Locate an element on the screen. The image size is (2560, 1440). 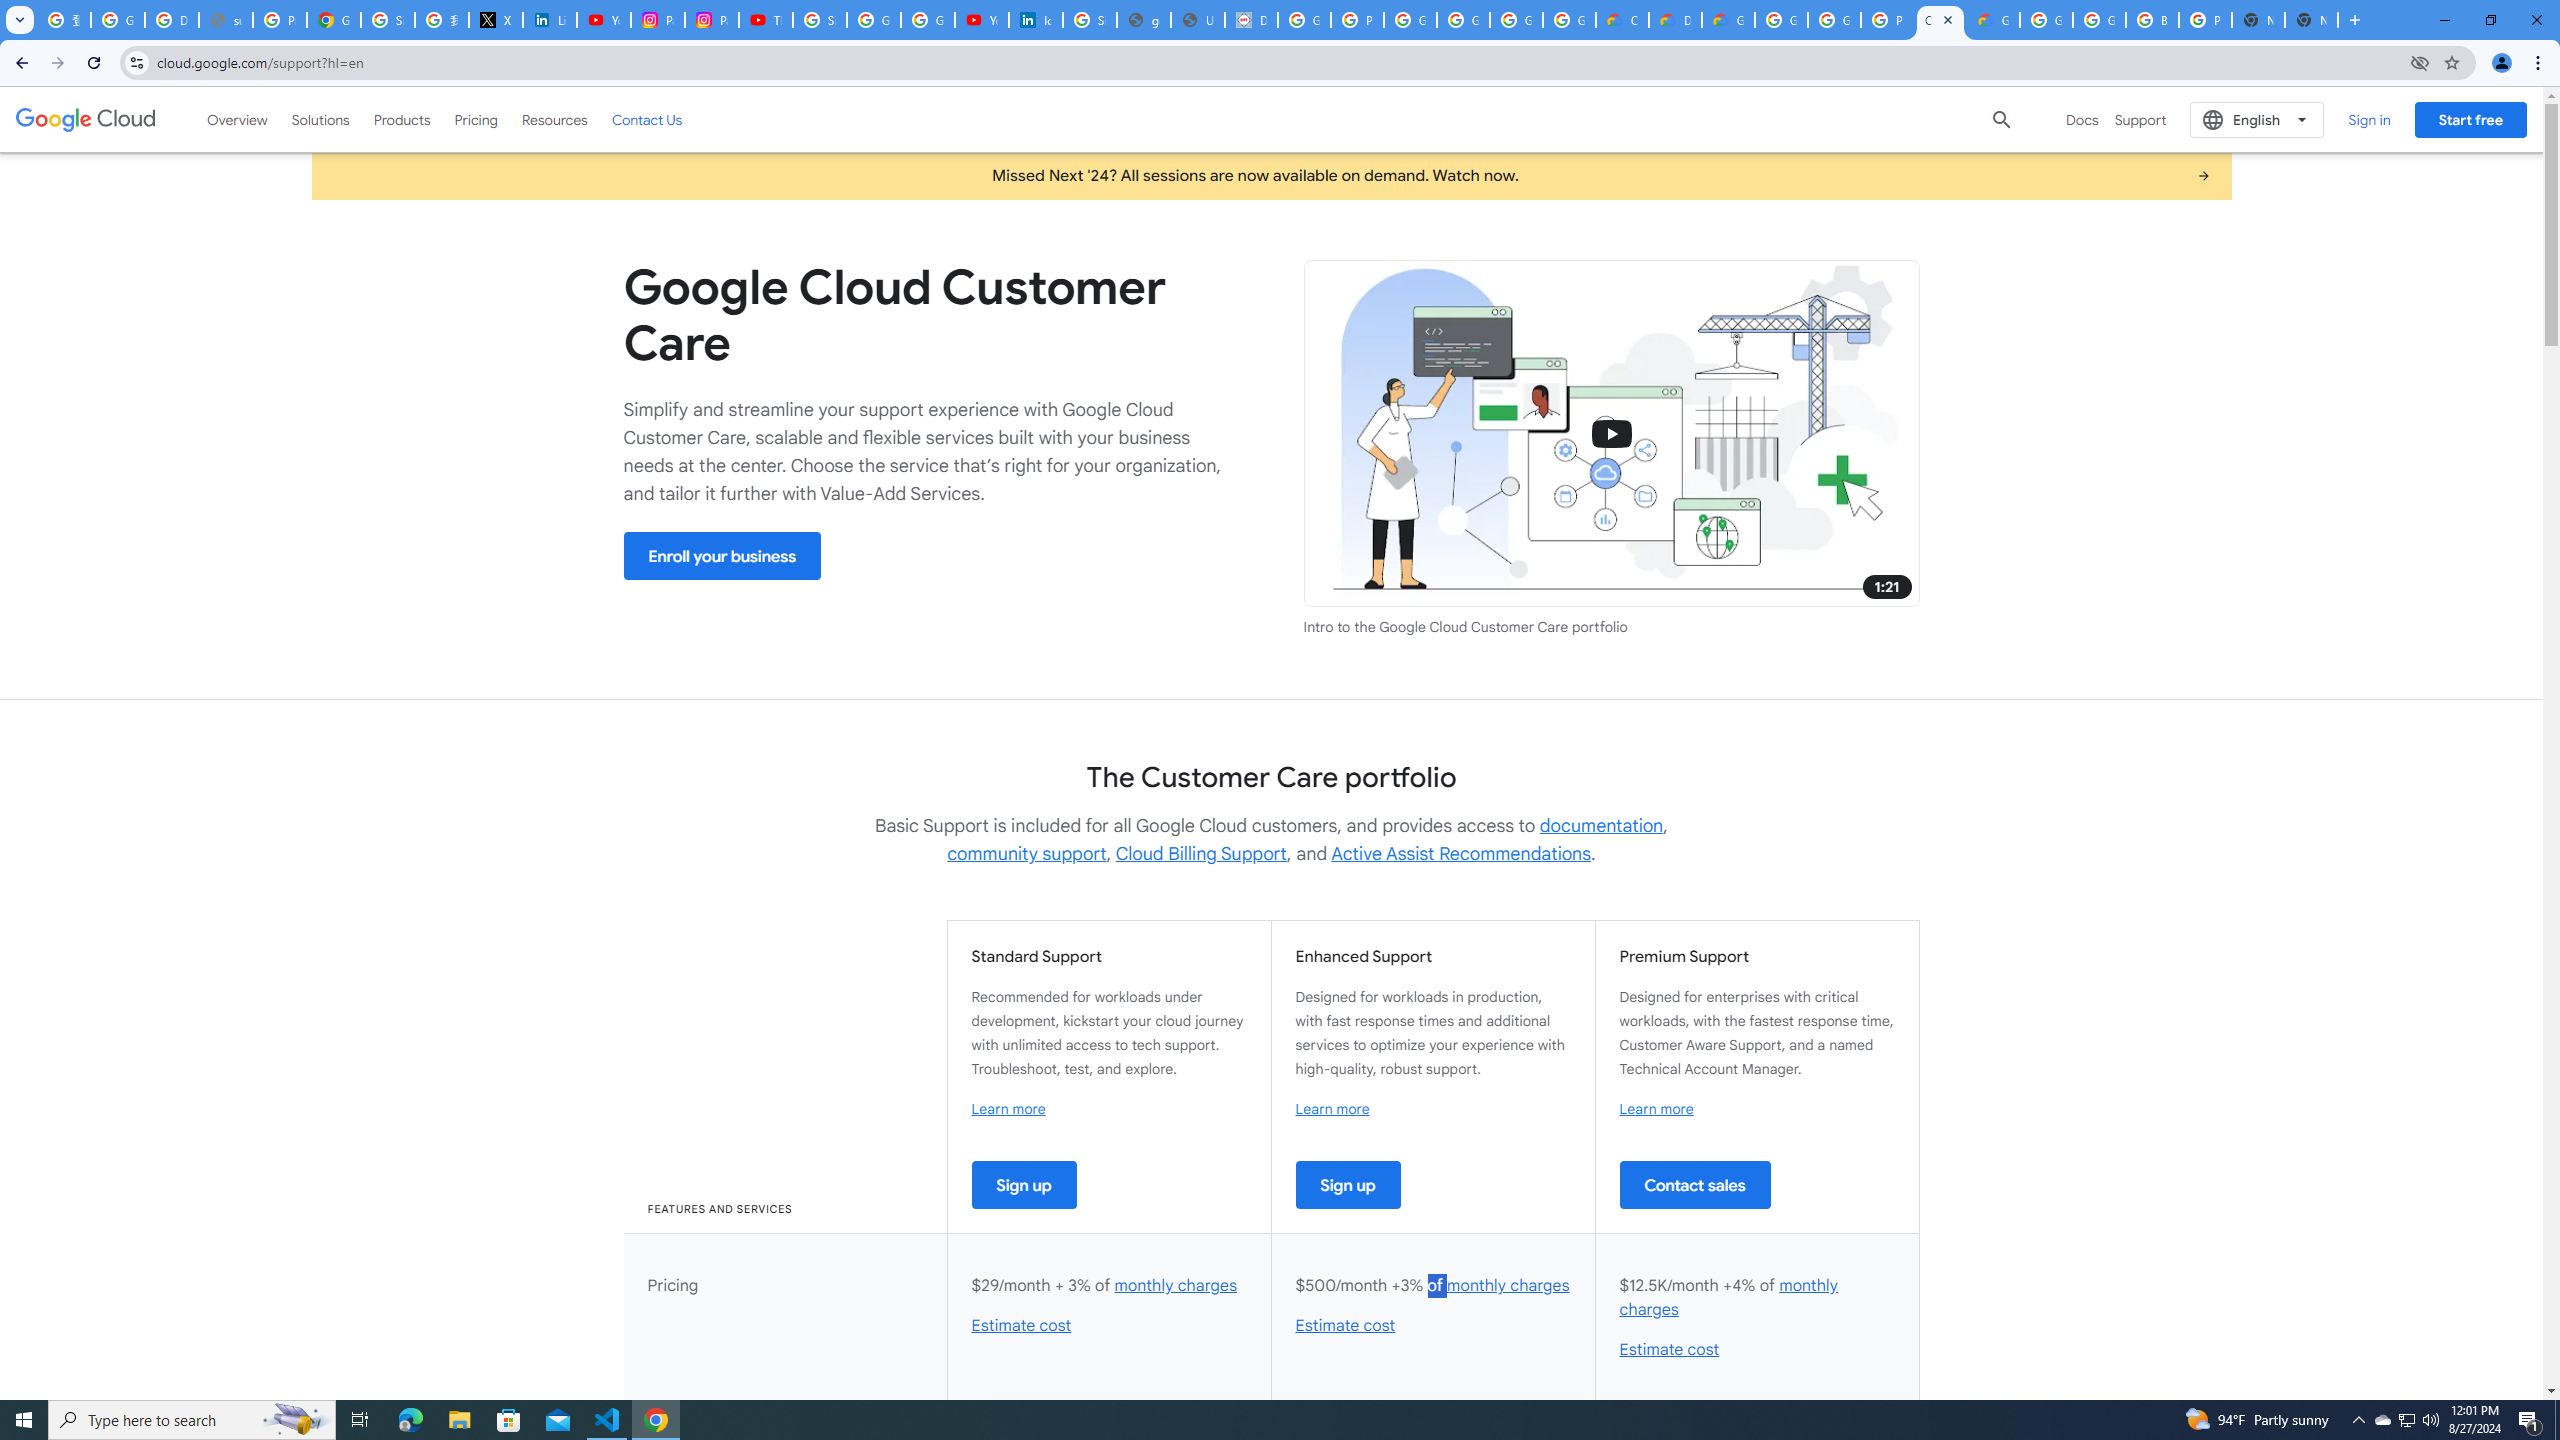
'Contact Us' is located at coordinates (647, 119).